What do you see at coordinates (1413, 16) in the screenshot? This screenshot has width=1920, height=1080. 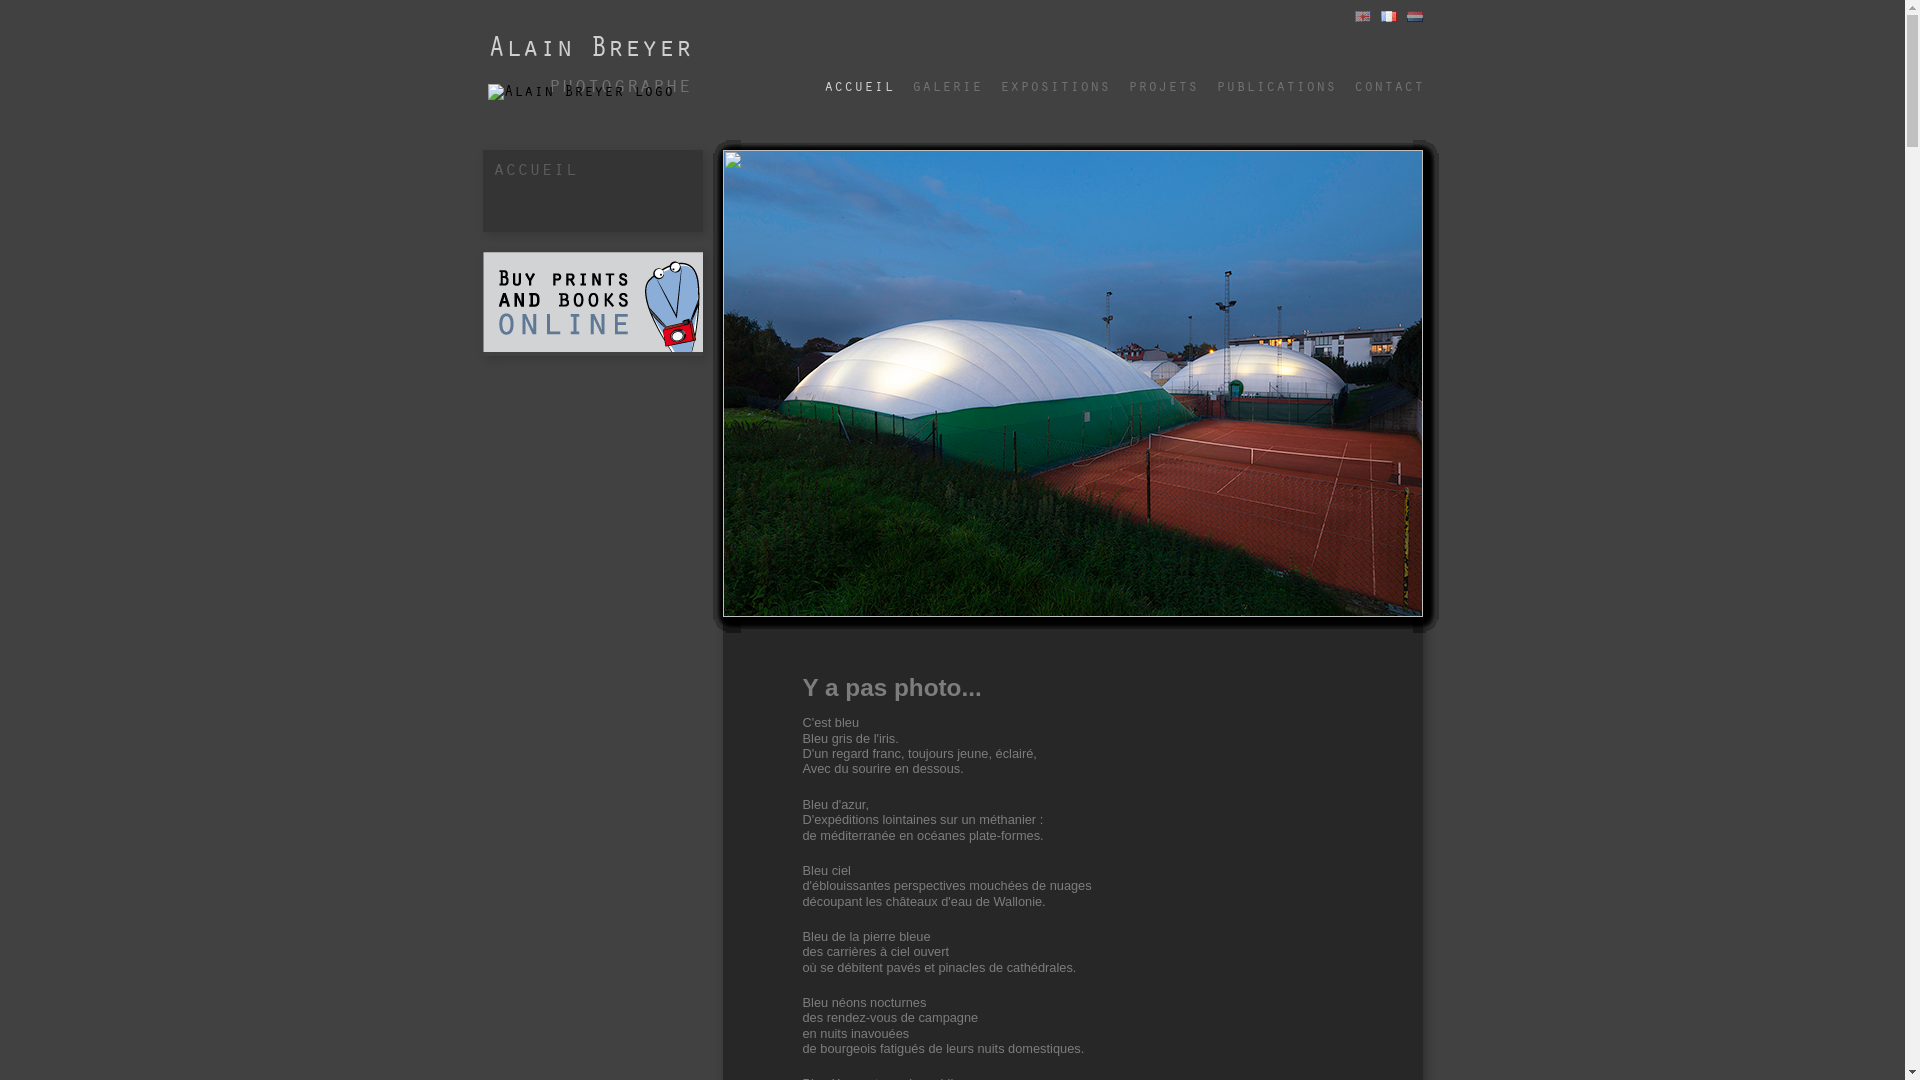 I see `'Nederlands'` at bounding box center [1413, 16].